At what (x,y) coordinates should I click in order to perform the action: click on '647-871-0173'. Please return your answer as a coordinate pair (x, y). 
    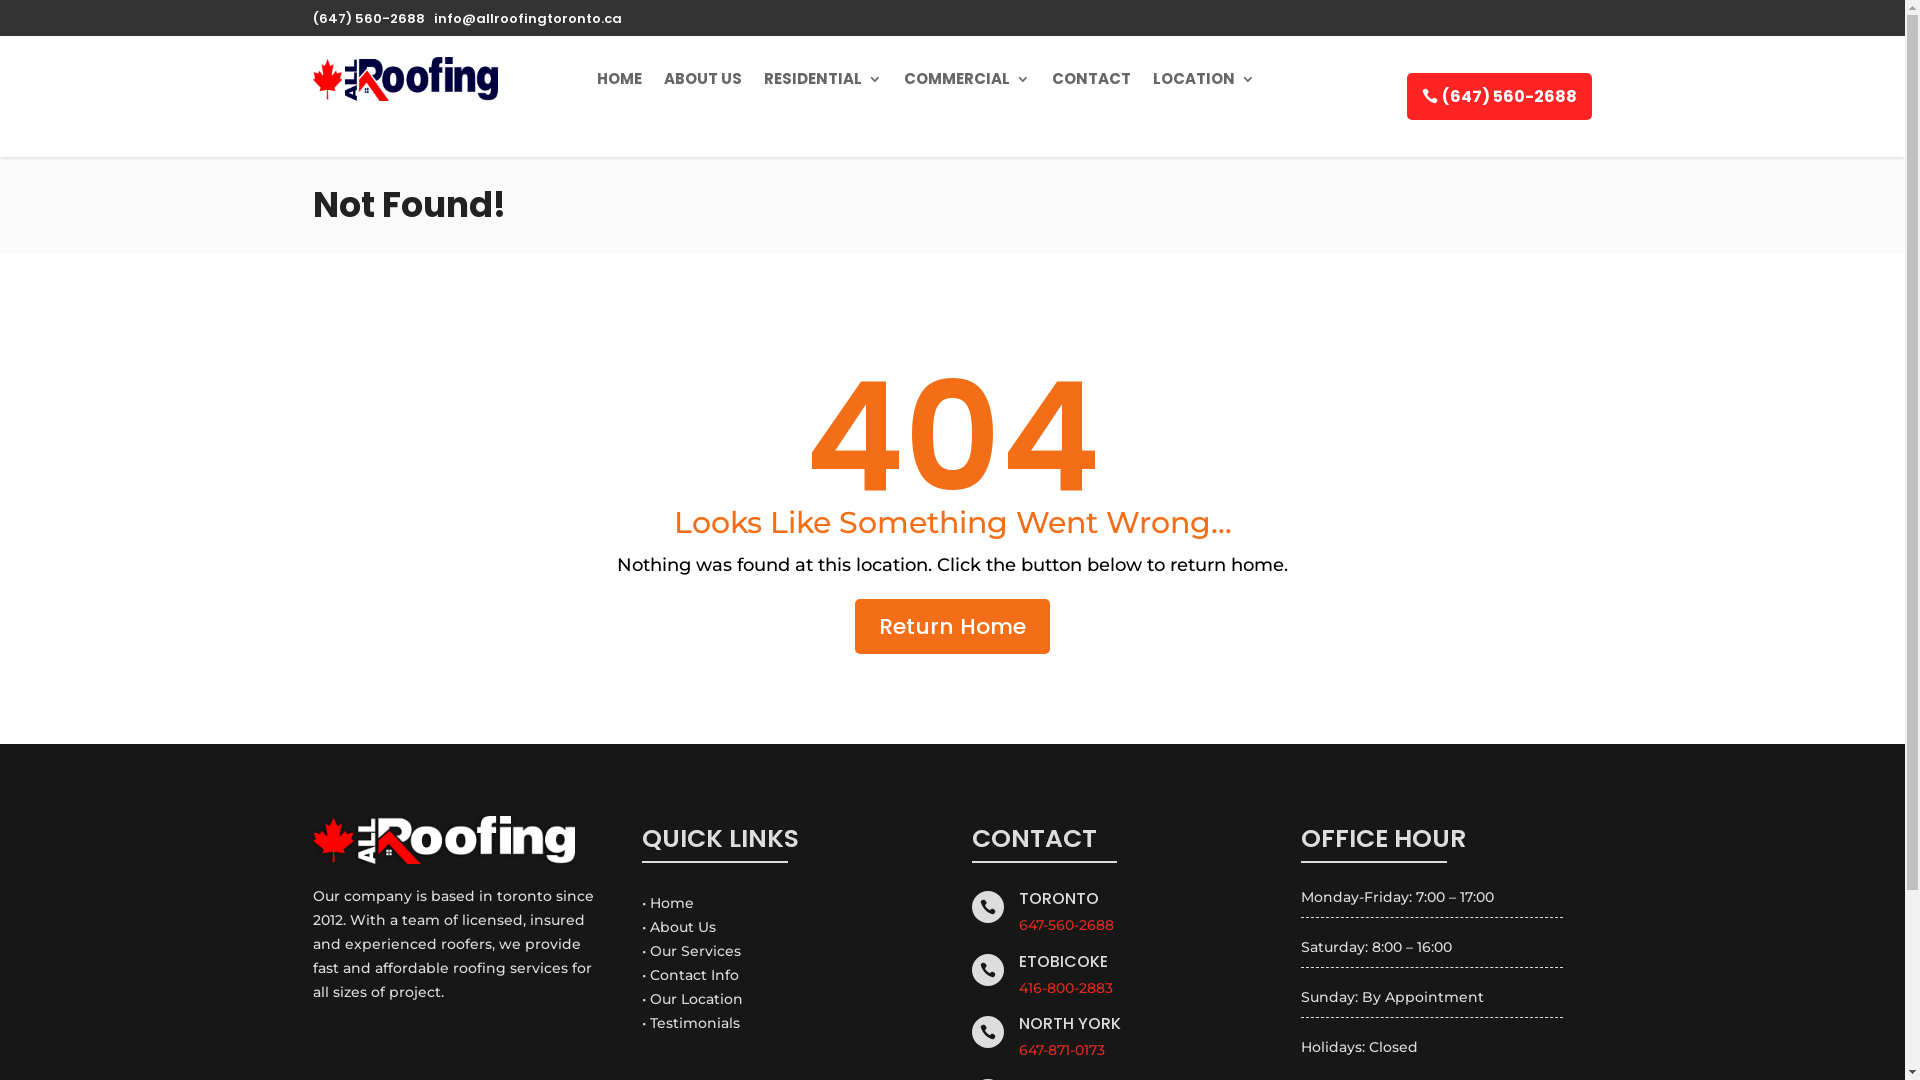
    Looking at the image, I should click on (1060, 1048).